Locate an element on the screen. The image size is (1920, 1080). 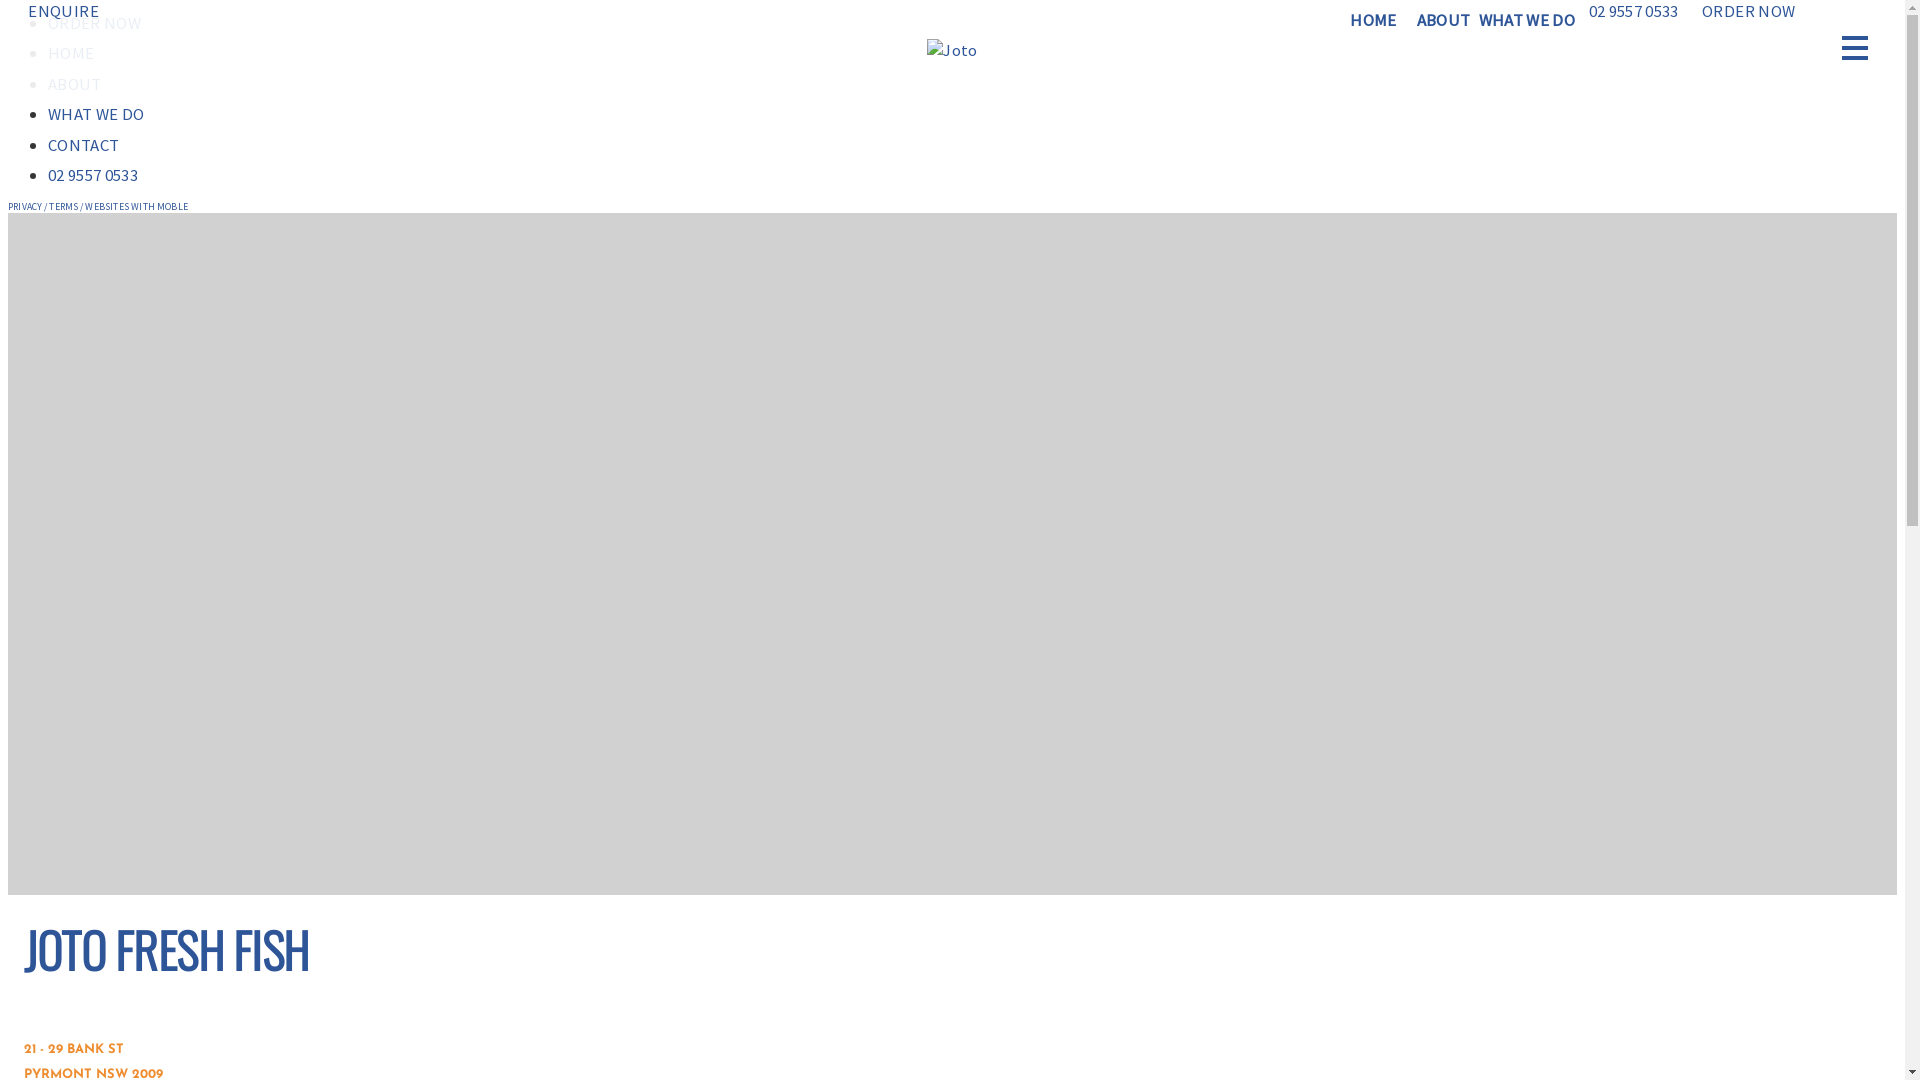
'PRIVACY' is located at coordinates (24, 206).